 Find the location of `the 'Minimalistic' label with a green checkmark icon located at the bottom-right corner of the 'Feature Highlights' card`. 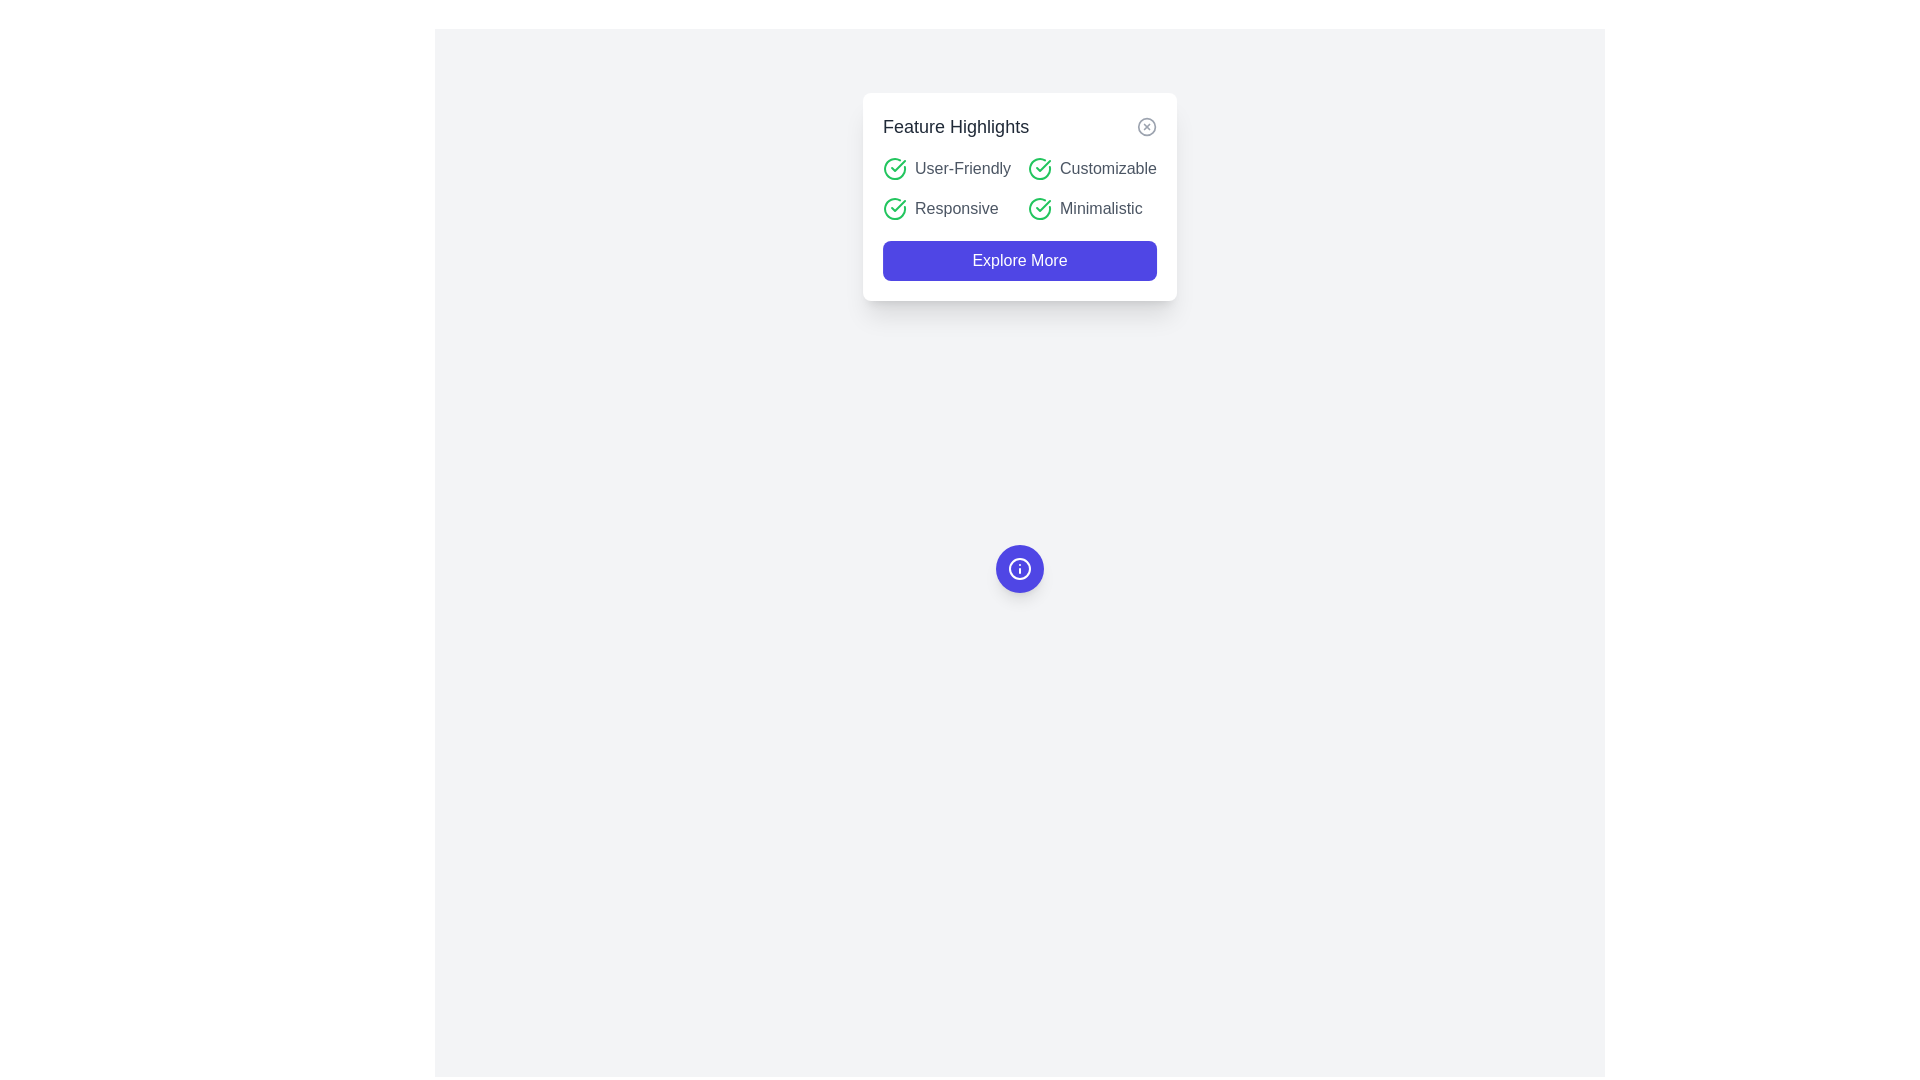

the 'Minimalistic' label with a green checkmark icon located at the bottom-right corner of the 'Feature Highlights' card is located at coordinates (1091, 208).